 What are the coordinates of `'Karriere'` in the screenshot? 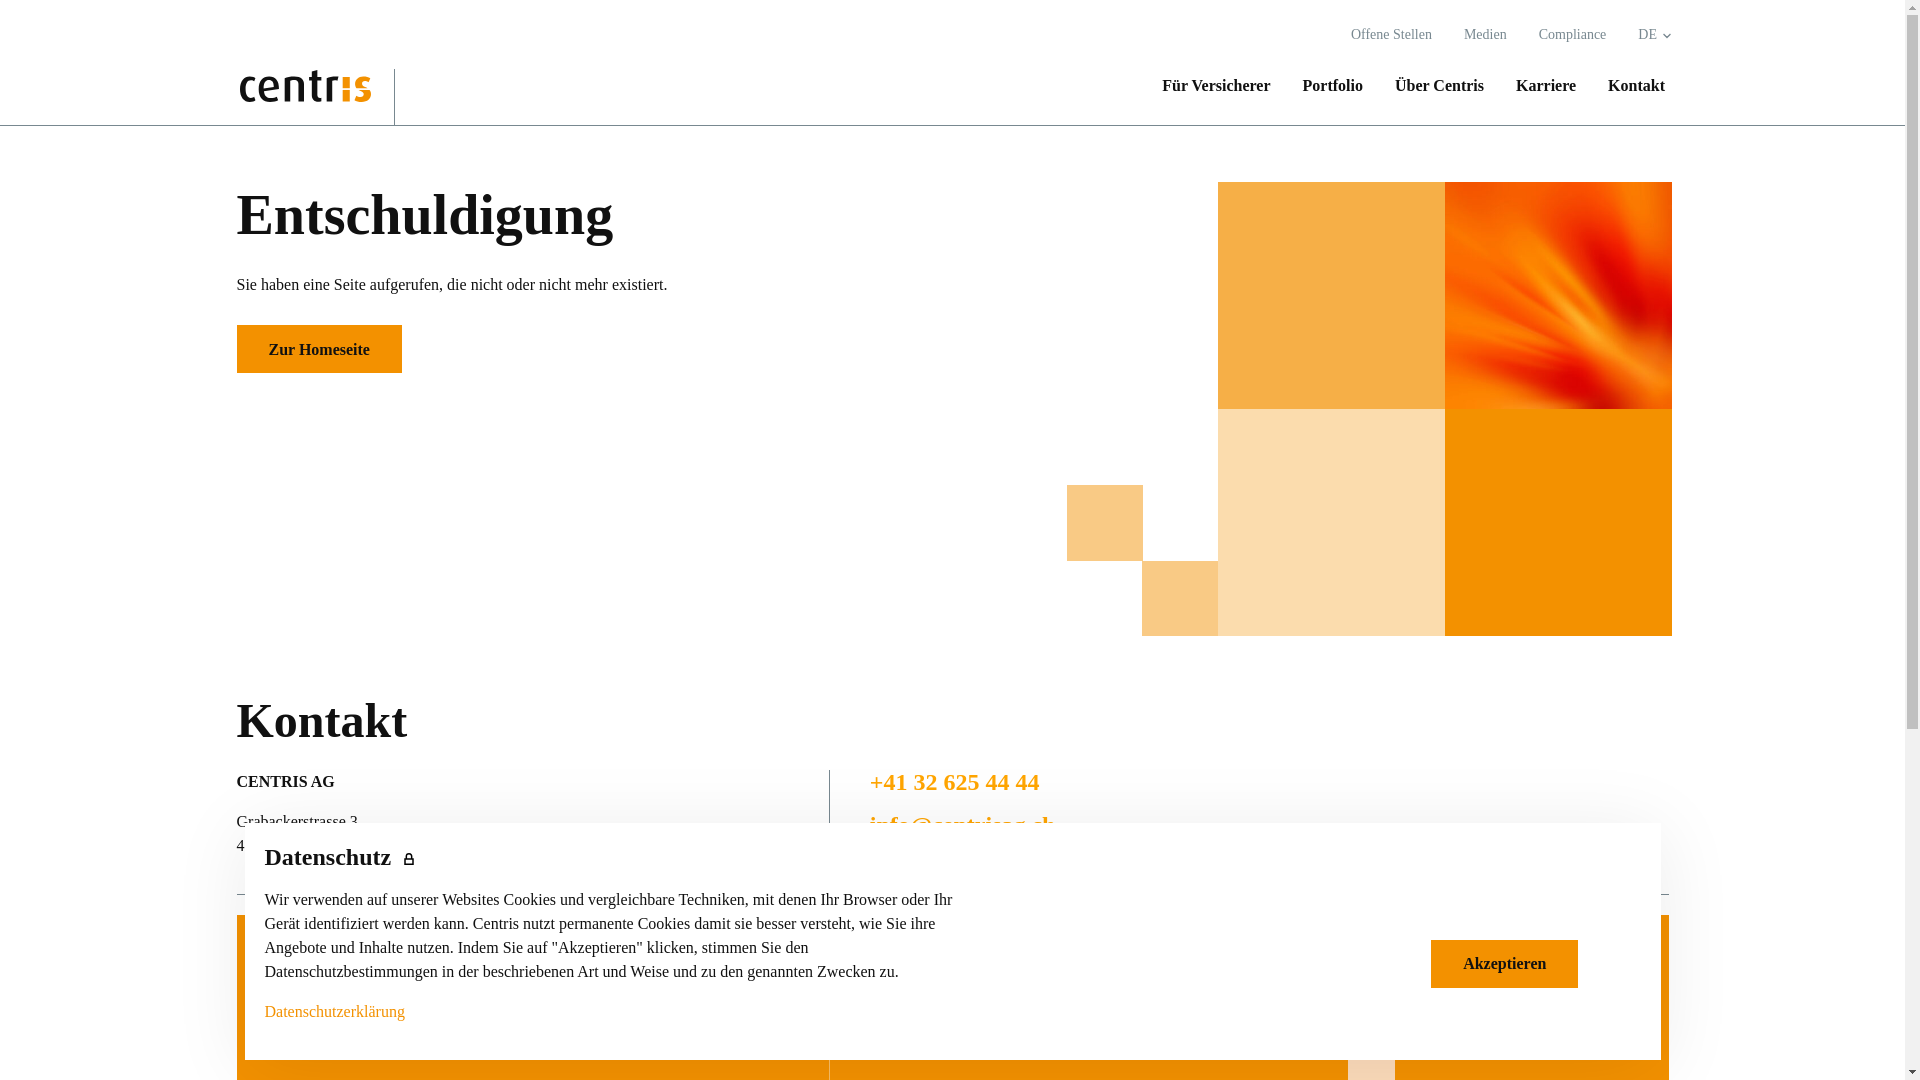 It's located at (1499, 84).